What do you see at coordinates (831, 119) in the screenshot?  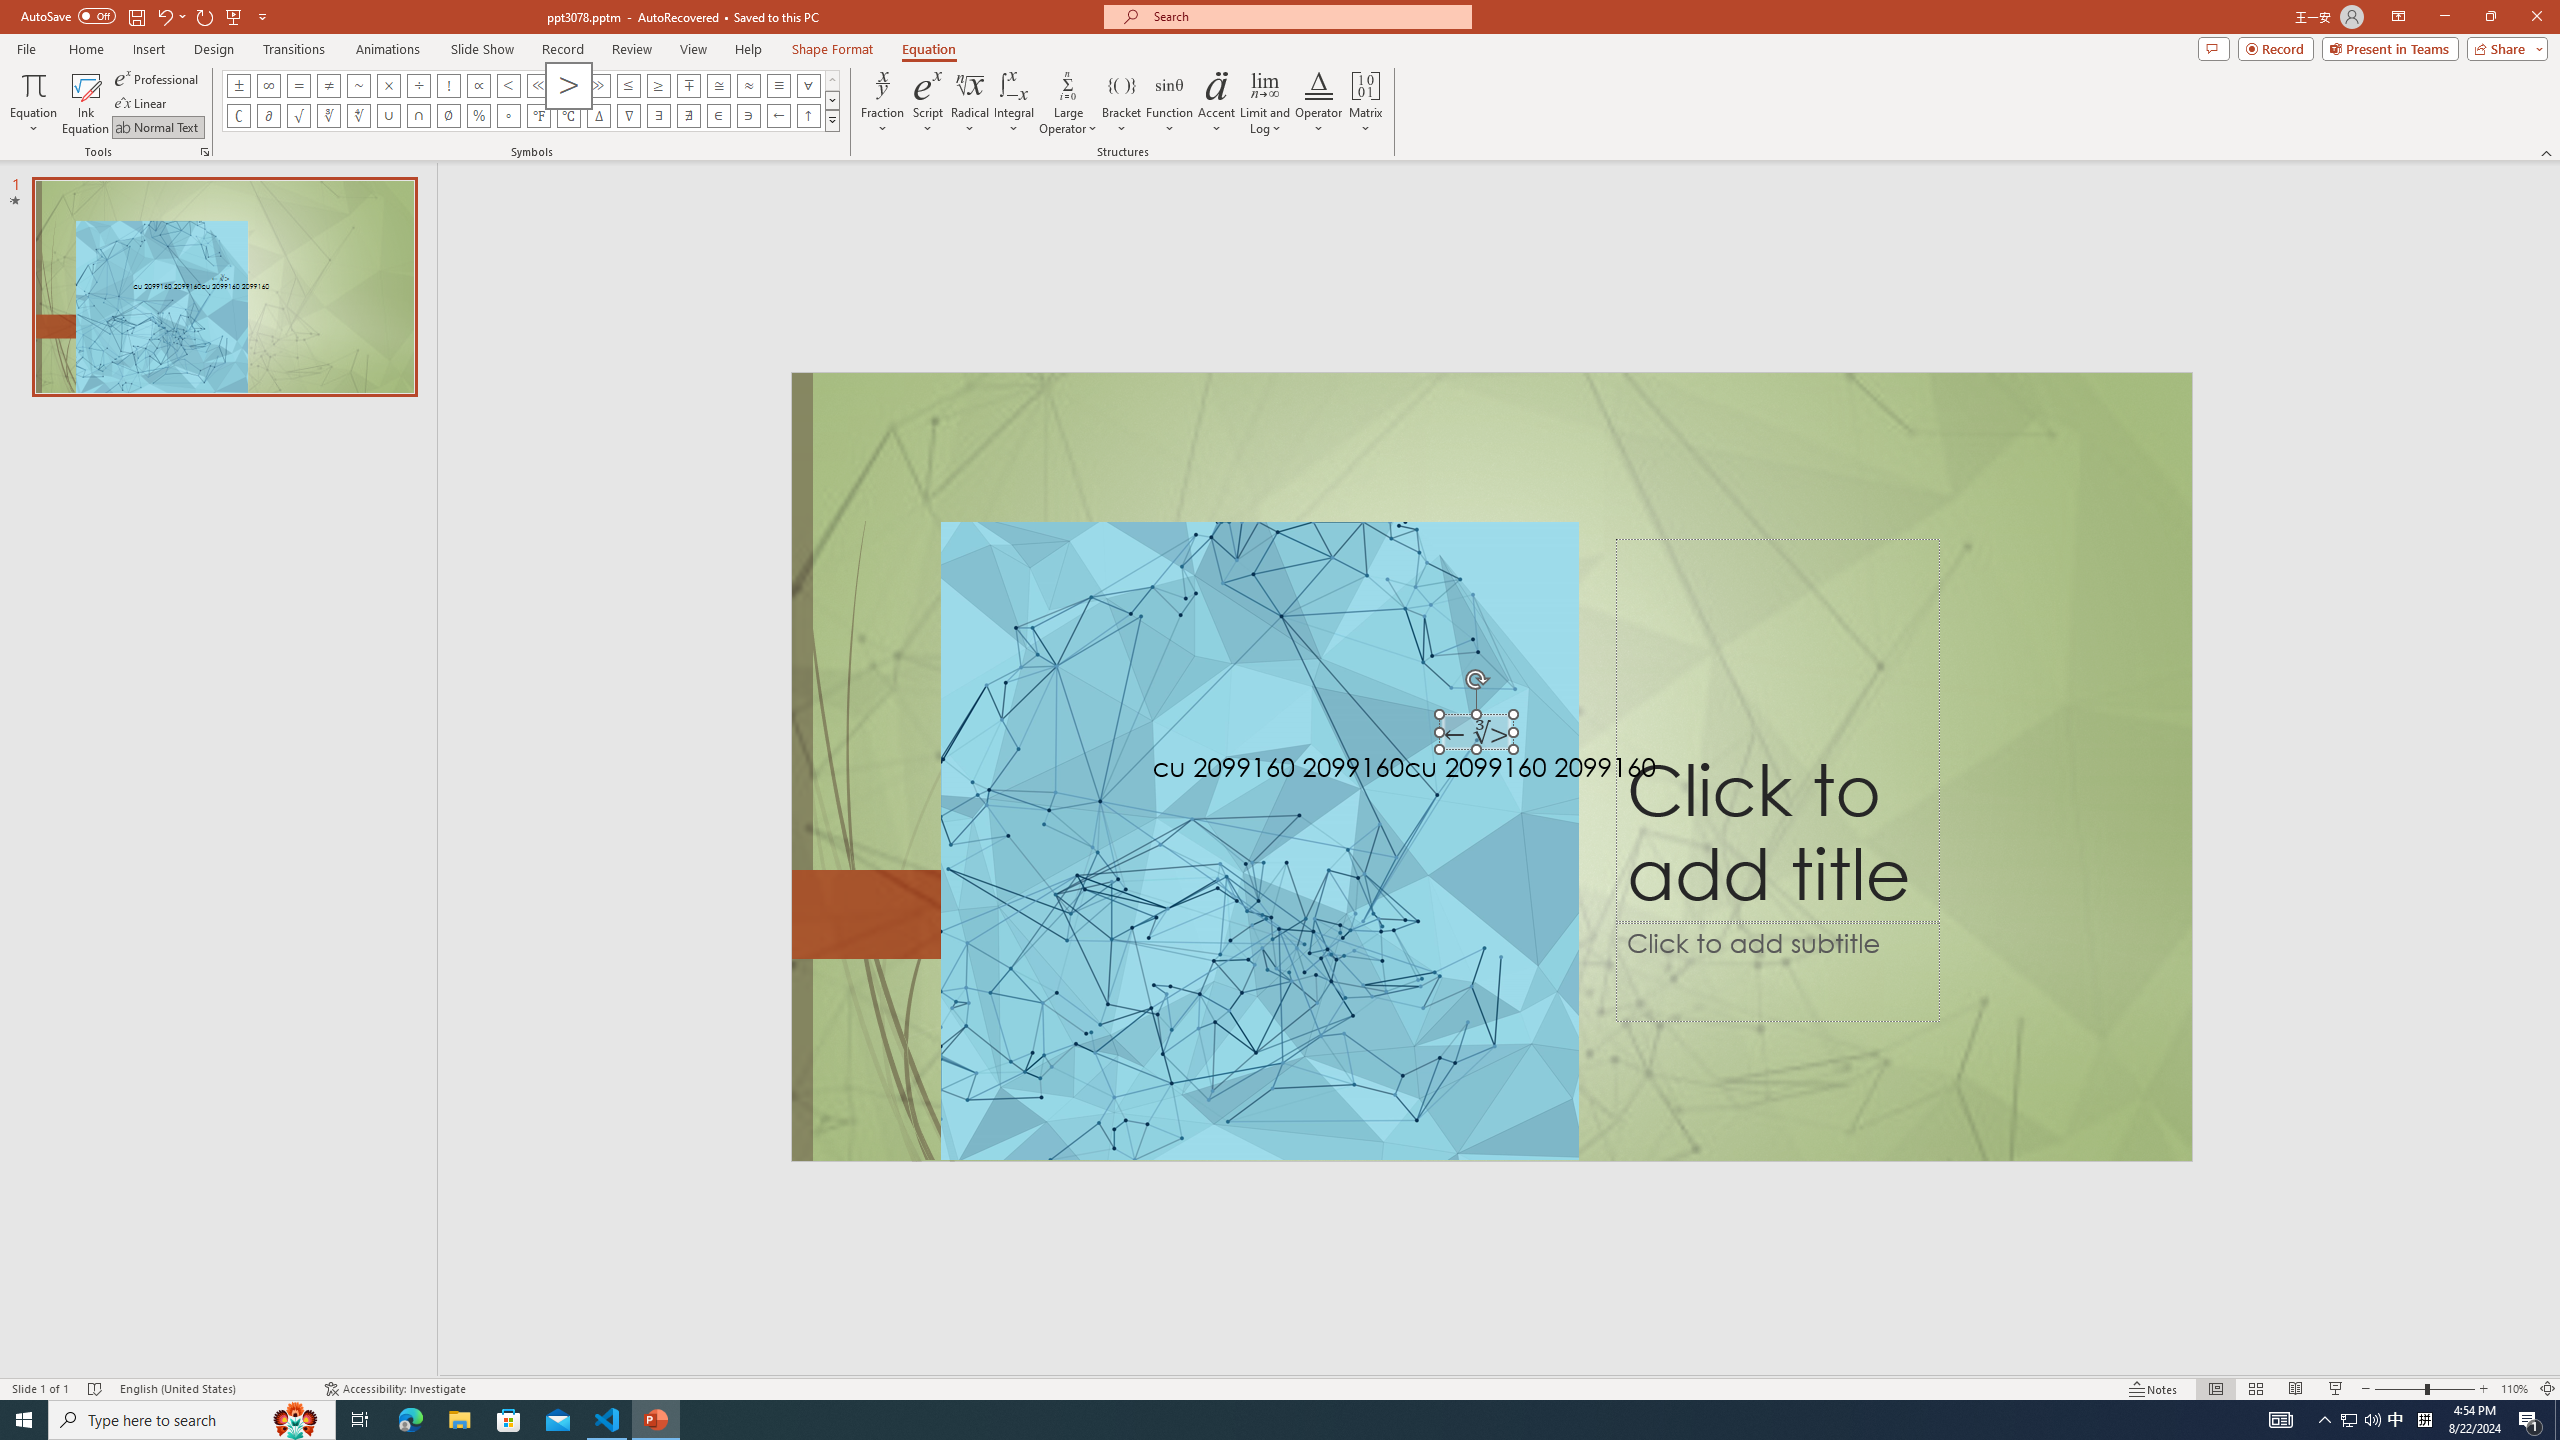 I see `'Equation Symbols'` at bounding box center [831, 119].